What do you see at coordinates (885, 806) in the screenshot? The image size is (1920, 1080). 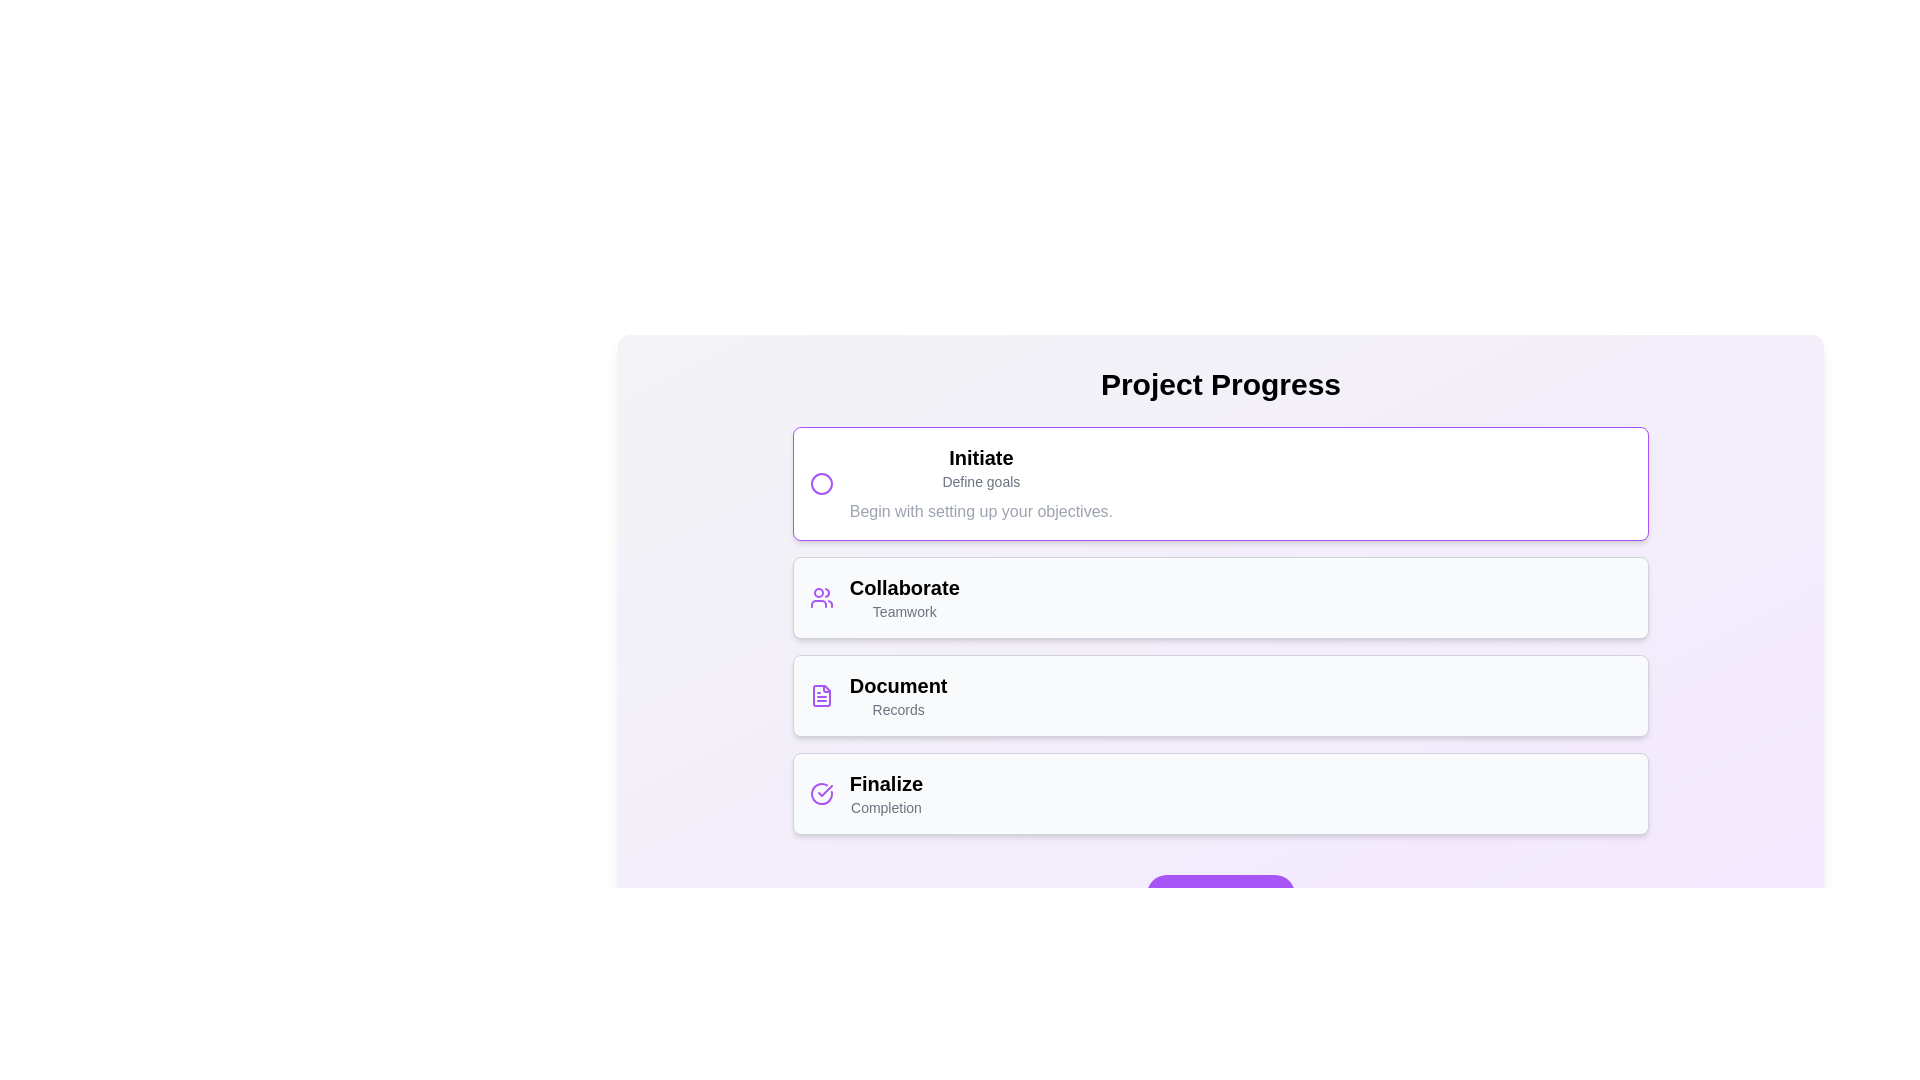 I see `the text label displaying 'Completion', which is located directly beneath the bold title 'Finalize' in the card section of the UI` at bounding box center [885, 806].